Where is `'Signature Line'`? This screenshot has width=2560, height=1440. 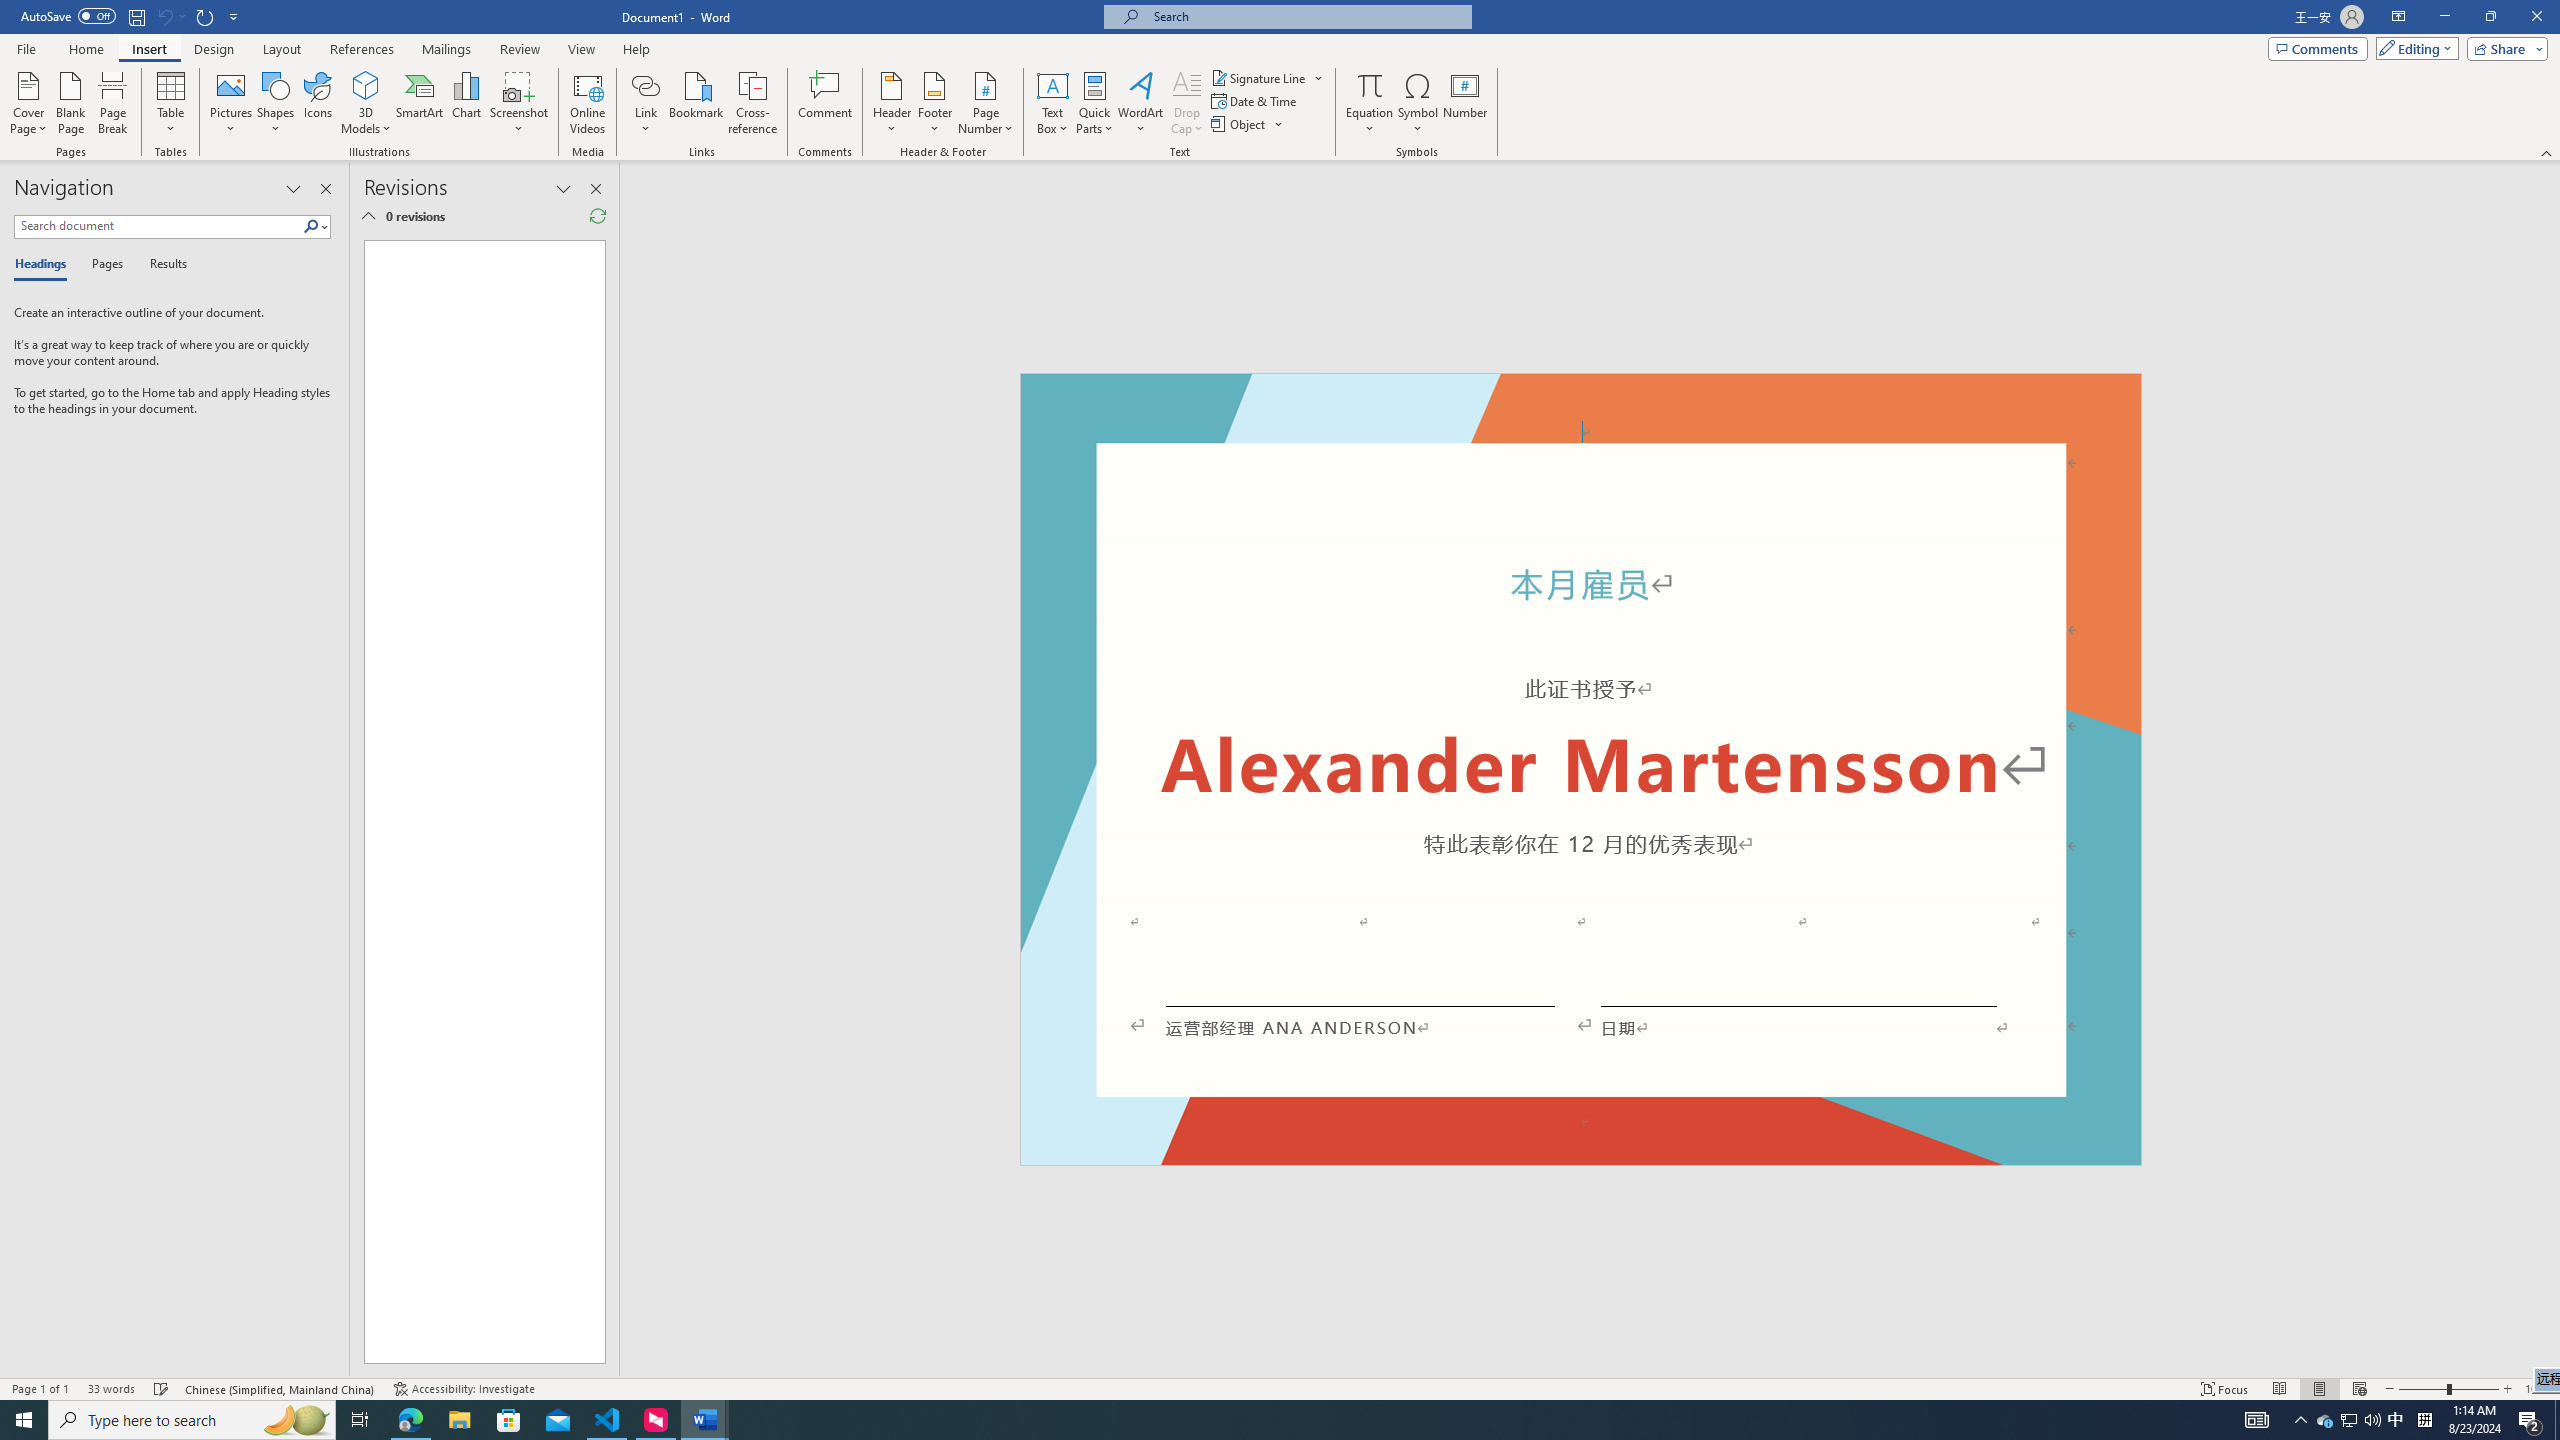
'Signature Line' is located at coordinates (1267, 77).